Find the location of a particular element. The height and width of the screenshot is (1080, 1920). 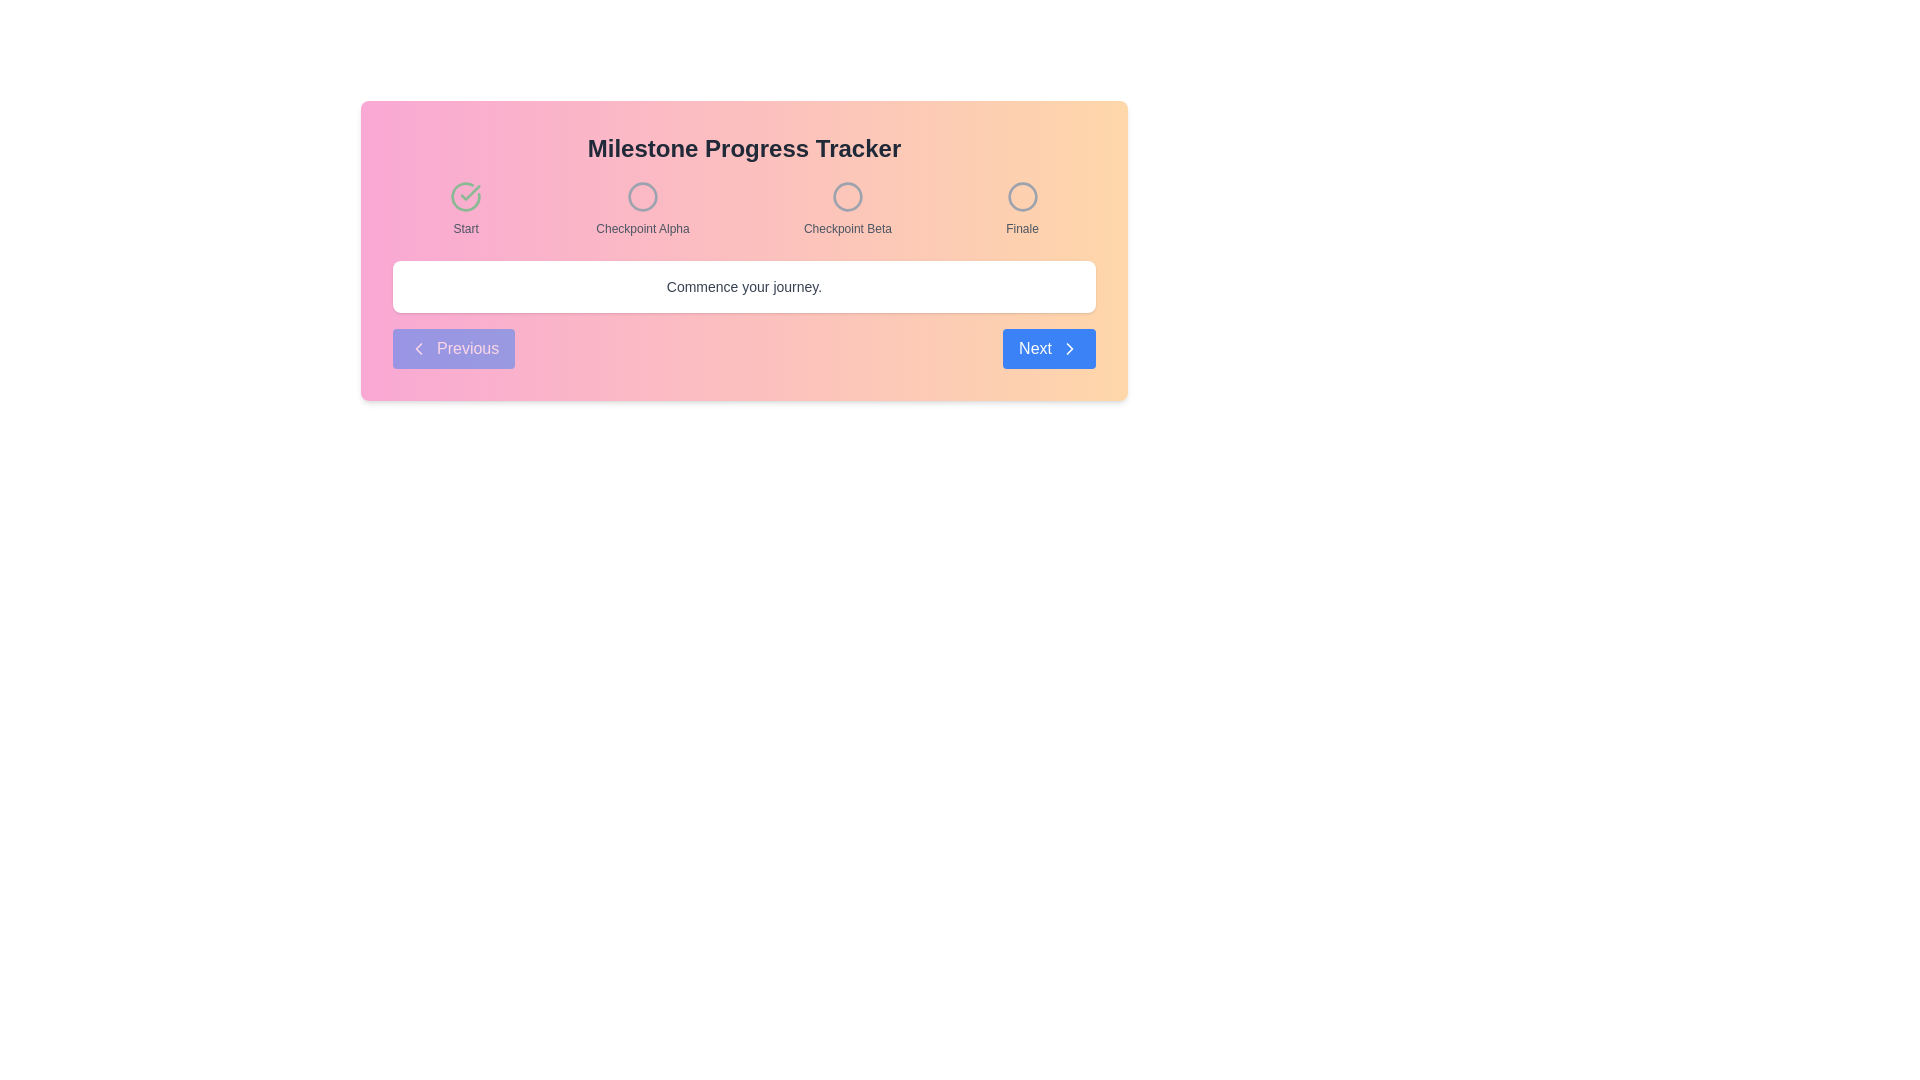

the static text label that indicates the final step or milestone in a progress-tracking interface, located beneath a circular visual marker with a gray stroke on the top-right side of the layout is located at coordinates (1022, 227).